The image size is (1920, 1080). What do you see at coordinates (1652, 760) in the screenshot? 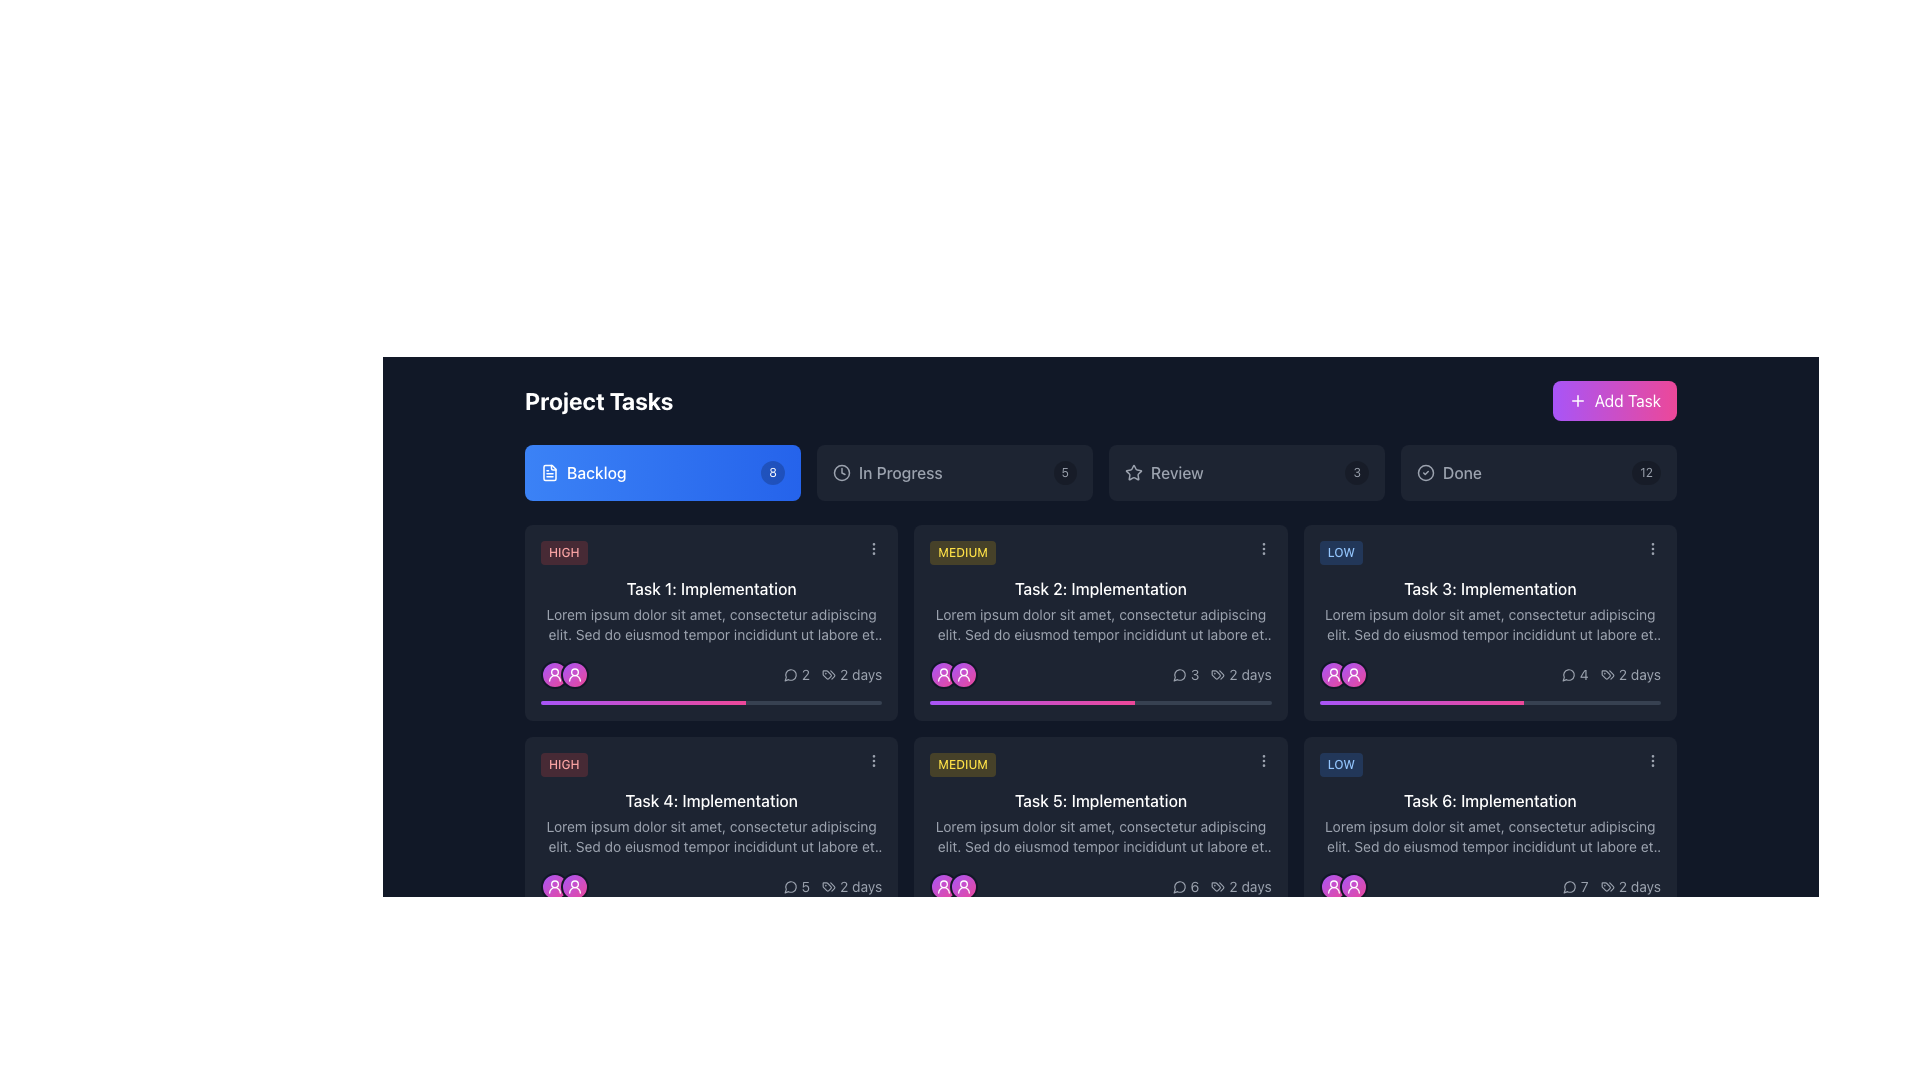
I see `the vertical ellipsis icon button located in the top-right corner of the 'Task 3: Implementation' card within the 'Done' section` at bounding box center [1652, 760].